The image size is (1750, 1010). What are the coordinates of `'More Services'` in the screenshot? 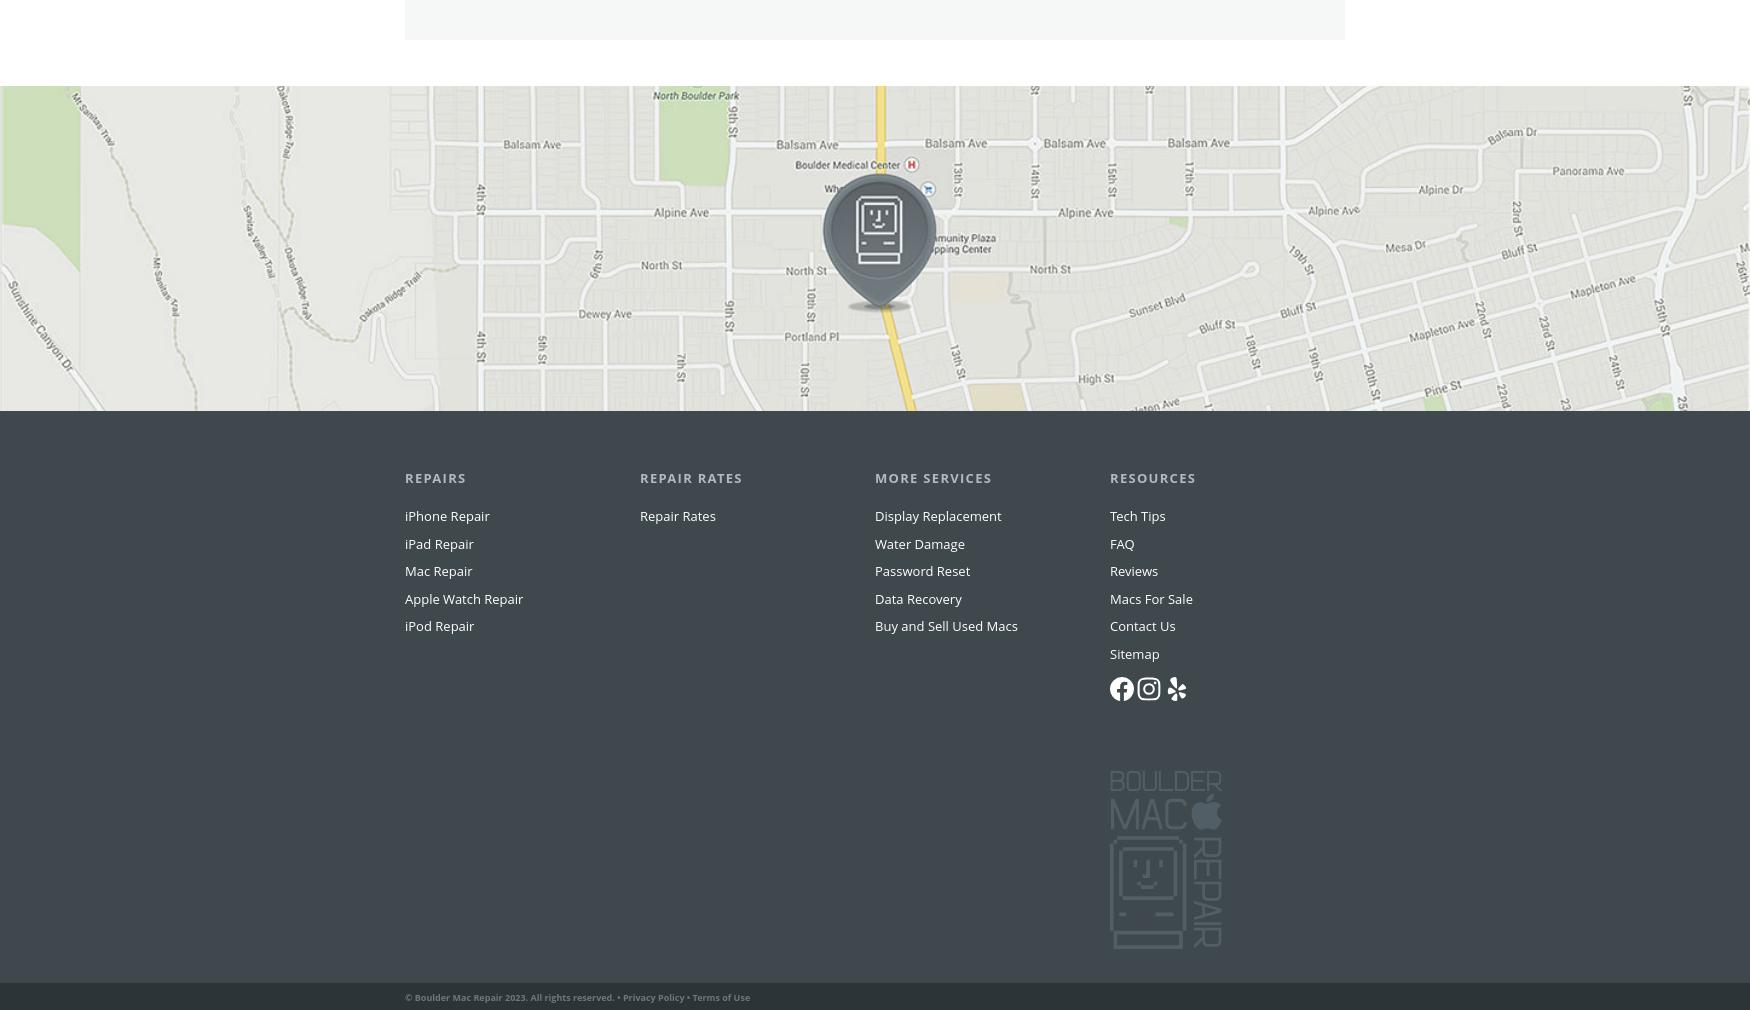 It's located at (932, 517).